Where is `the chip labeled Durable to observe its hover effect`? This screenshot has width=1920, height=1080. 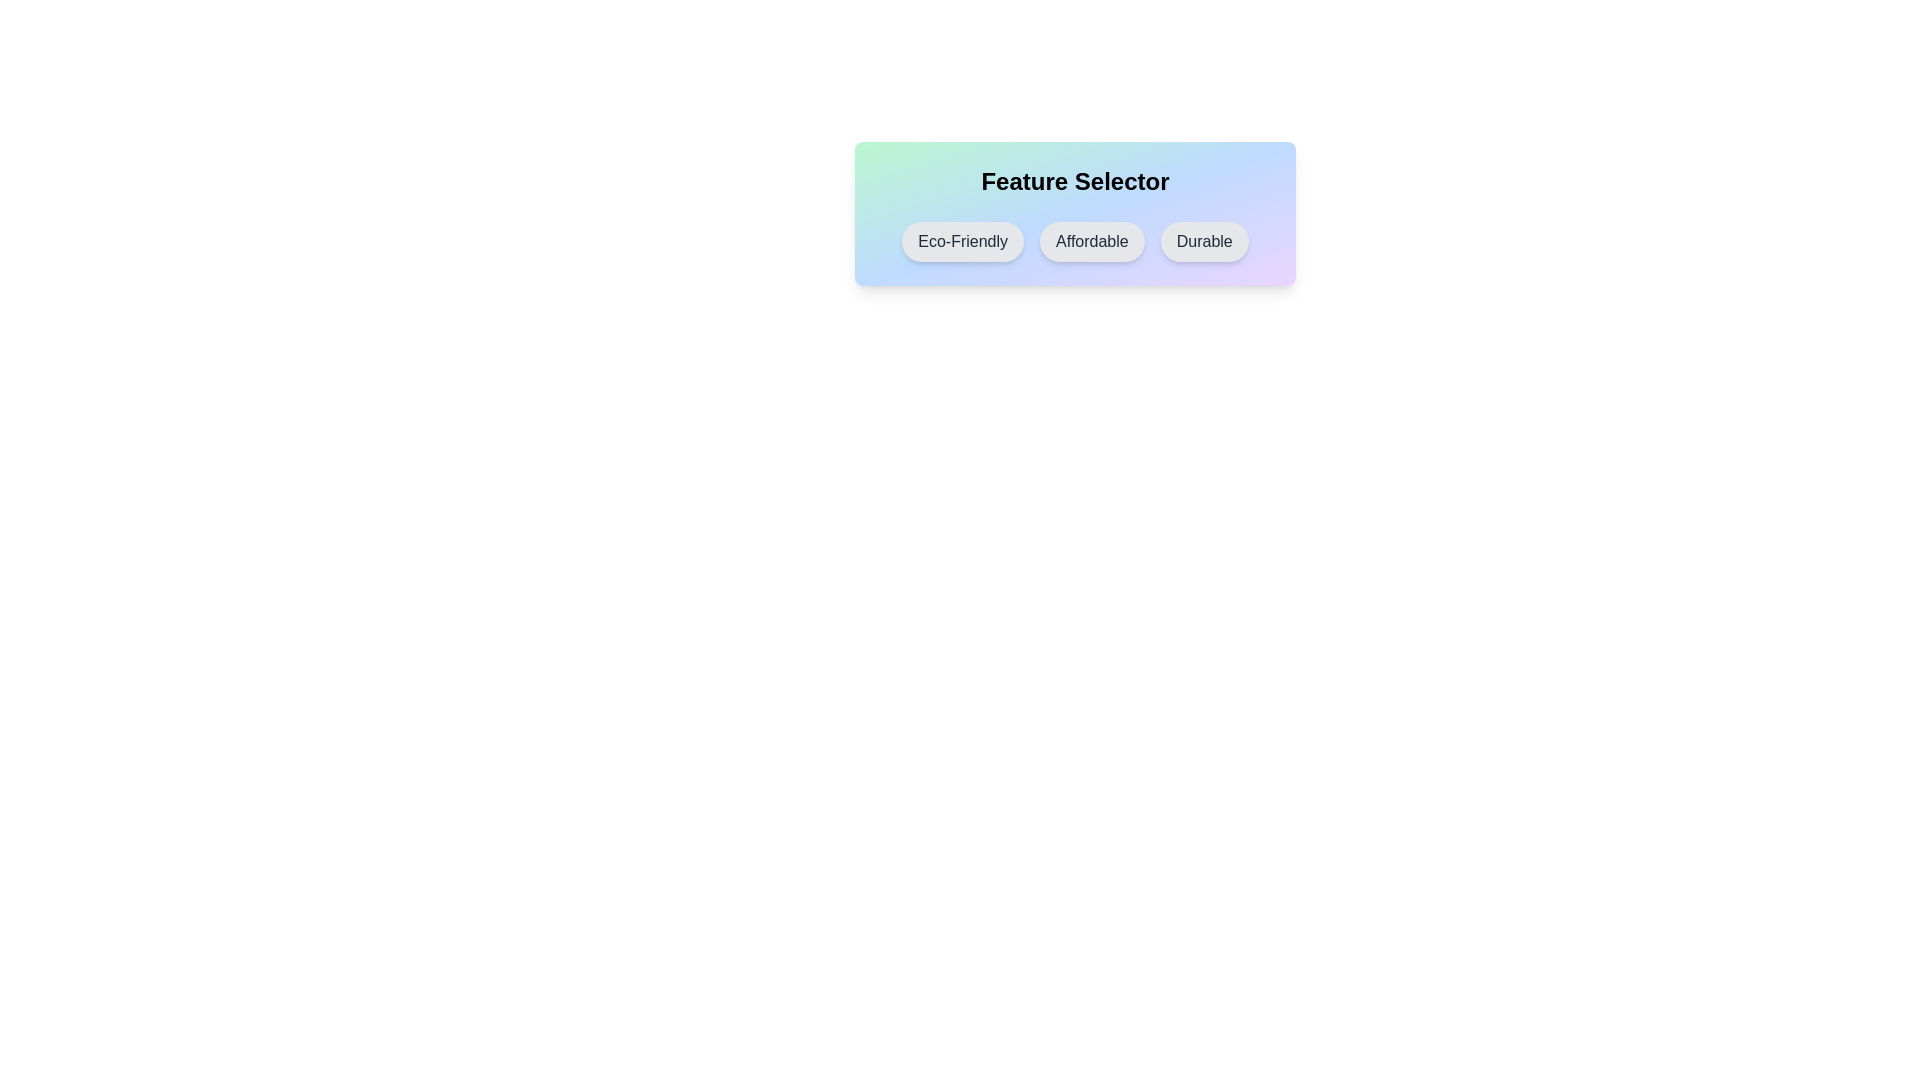 the chip labeled Durable to observe its hover effect is located at coordinates (1203, 241).